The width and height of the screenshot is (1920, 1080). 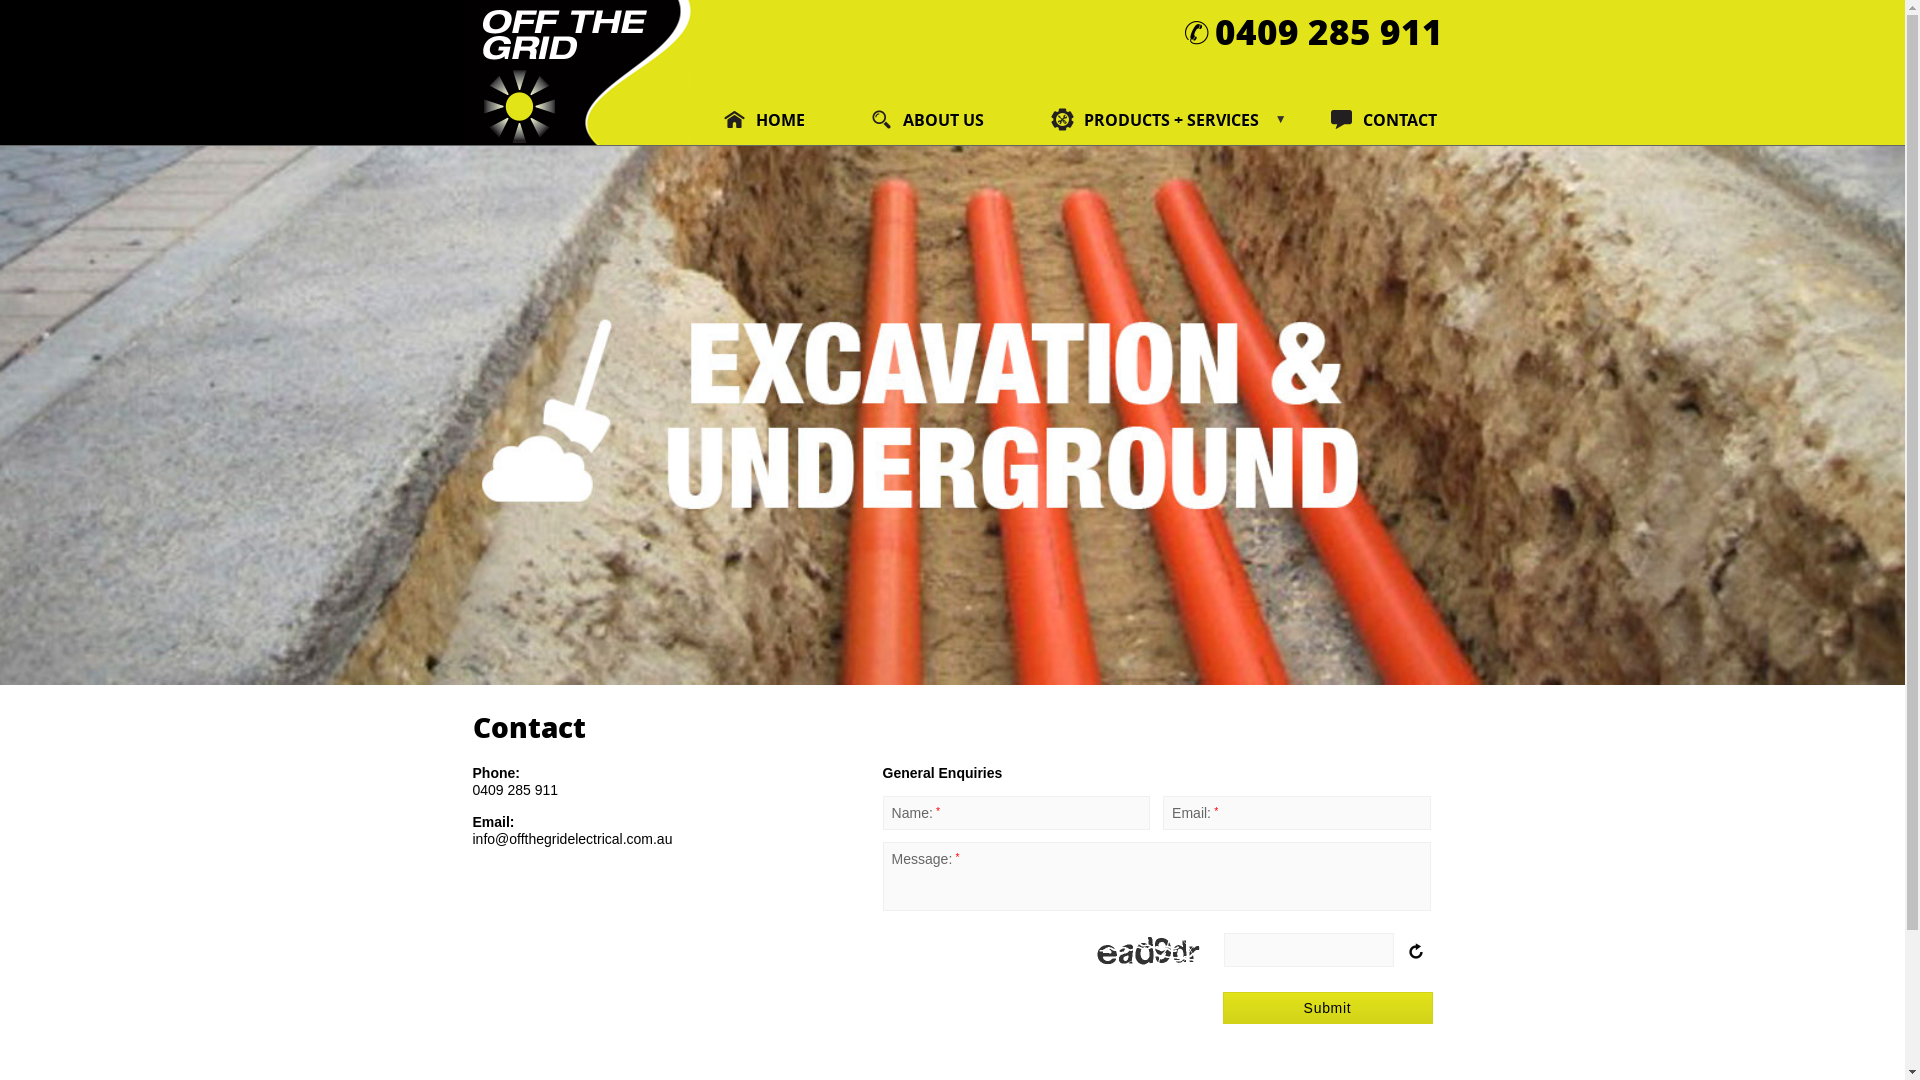 I want to click on 'Submit', so click(x=1221, y=1007).